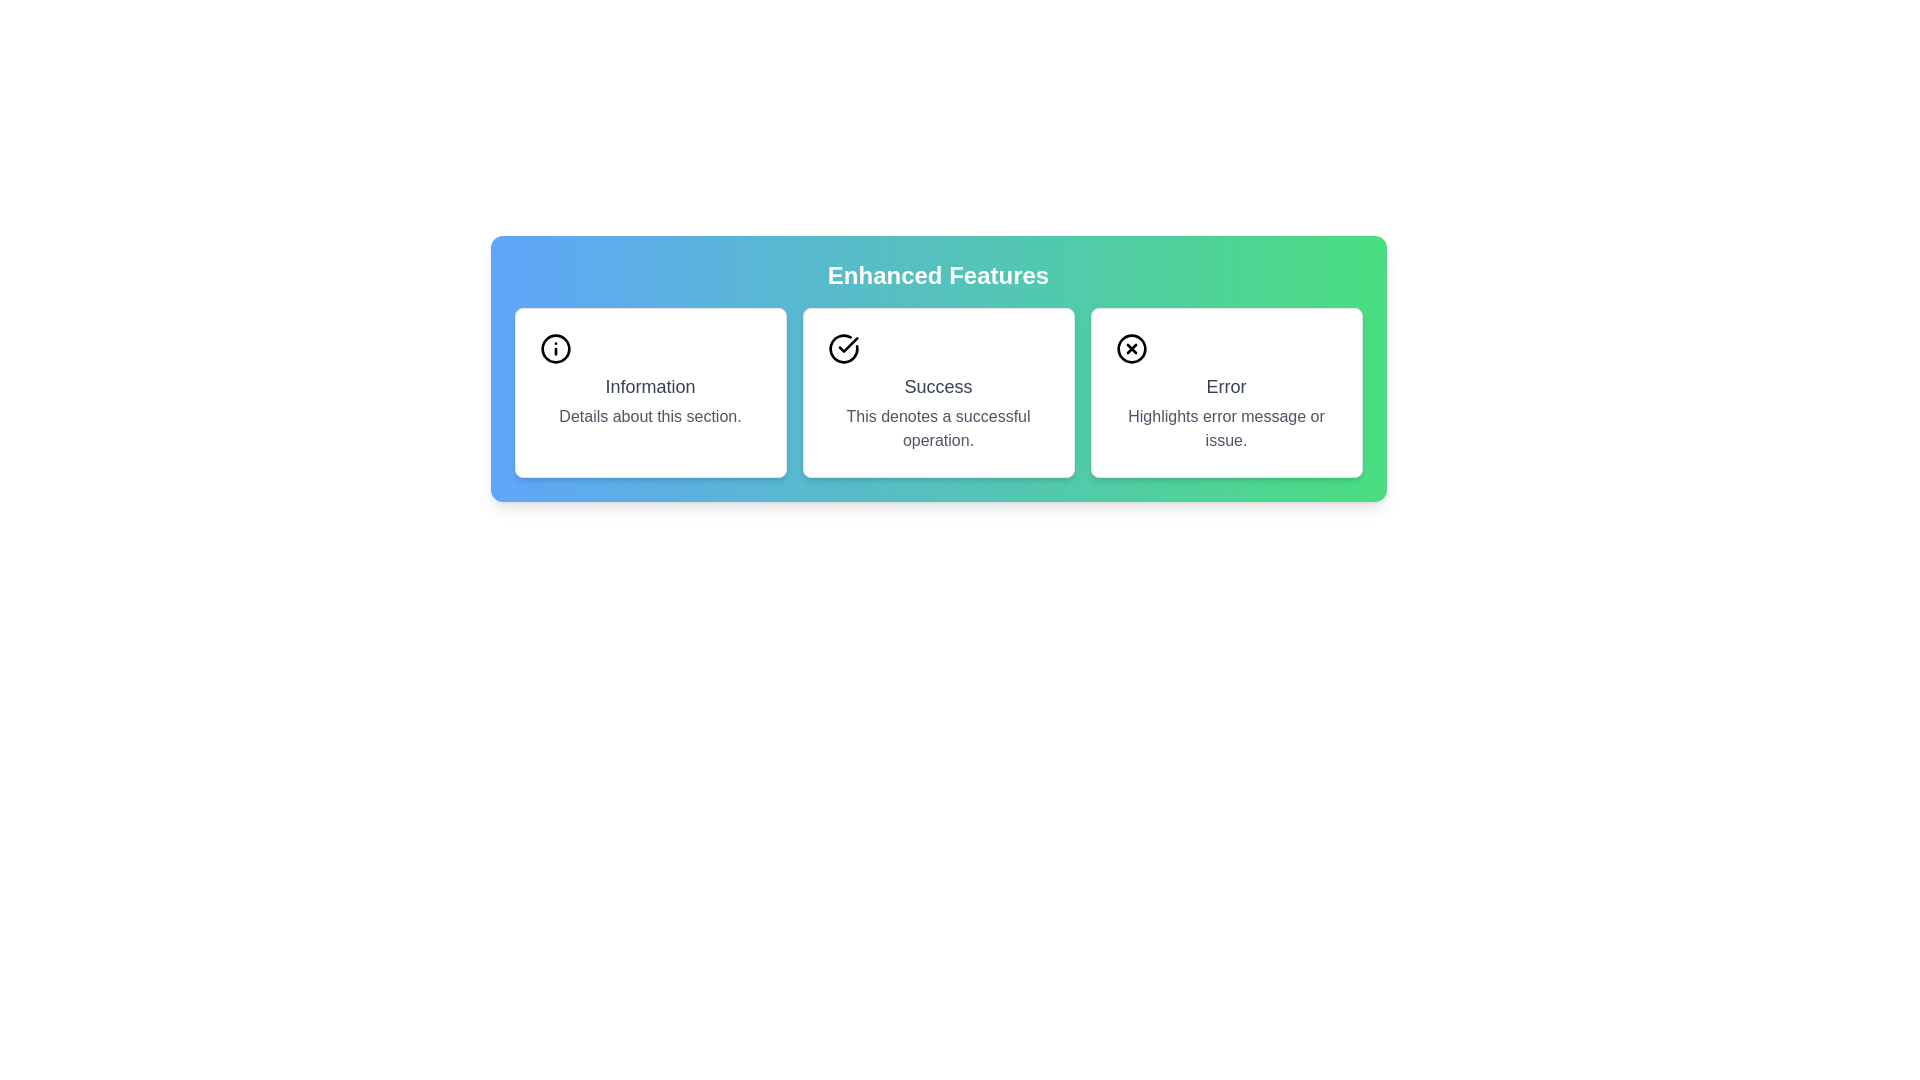 This screenshot has width=1920, height=1080. I want to click on the text label indicating an issue or error in the rightmost card of the horizontal interface, positioned below an icon and above a descriptive subtitle, so click(1225, 386).